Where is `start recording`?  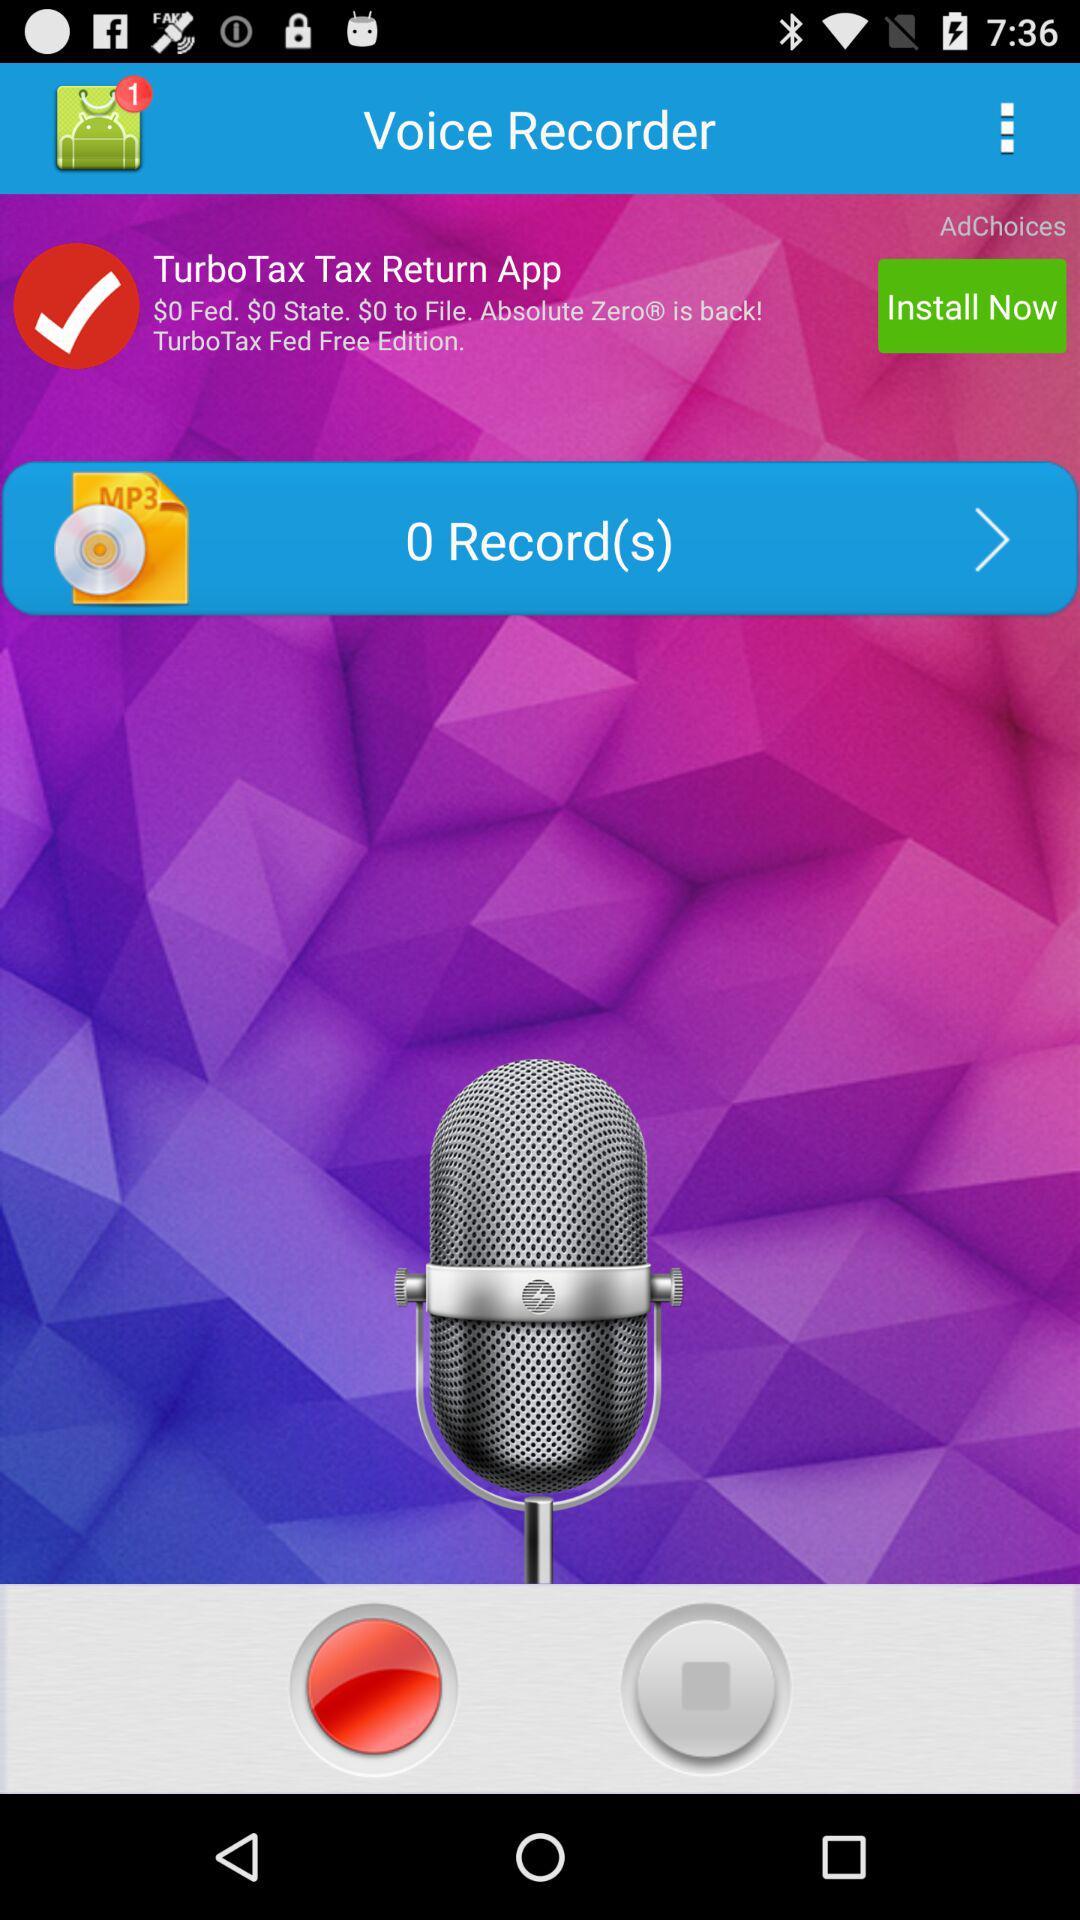 start recording is located at coordinates (373, 1688).